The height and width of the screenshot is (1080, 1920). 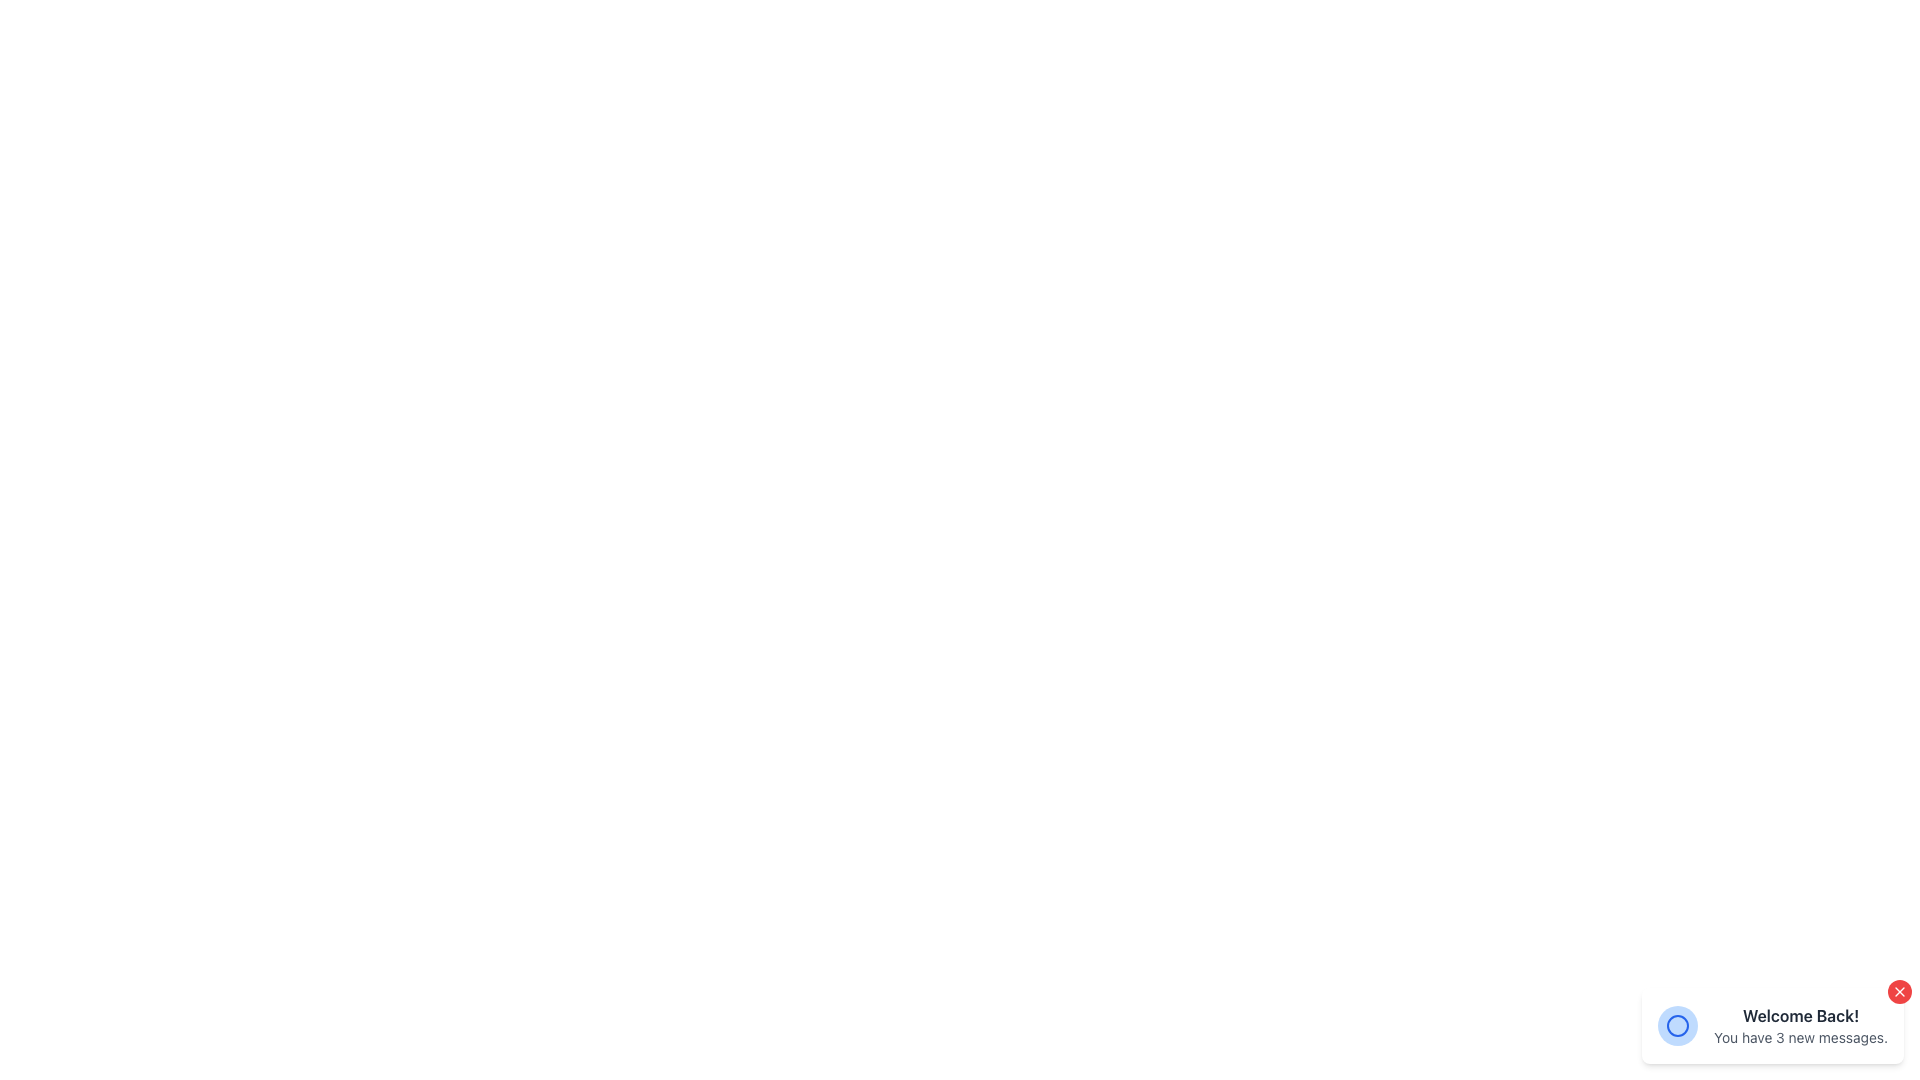 I want to click on informational text label that displays 'You have 3 new messages.' located below the heading 'Welcome Back!' in the bottom-right corner of the interface, so click(x=1801, y=1036).